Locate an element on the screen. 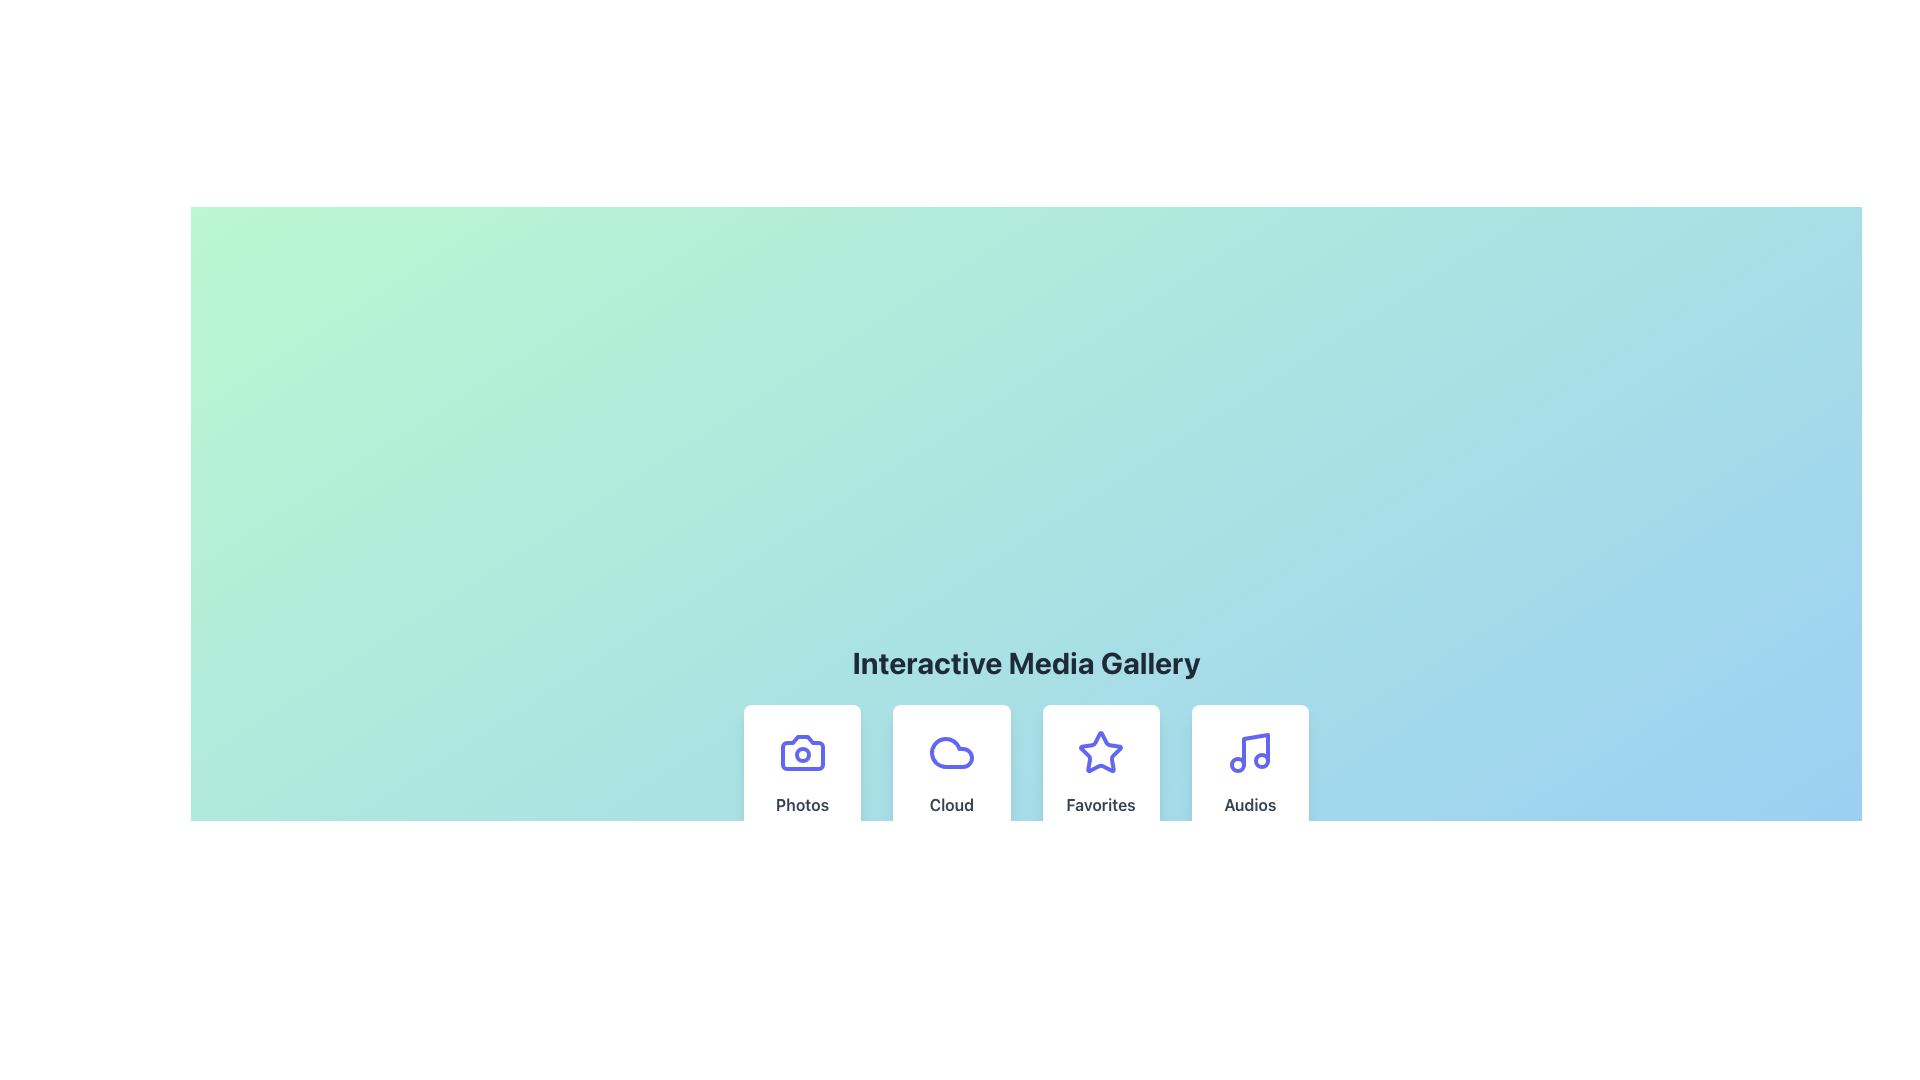 This screenshot has width=1920, height=1080. the 'Favorites' selectable card in the gallery interface is located at coordinates (1026, 775).